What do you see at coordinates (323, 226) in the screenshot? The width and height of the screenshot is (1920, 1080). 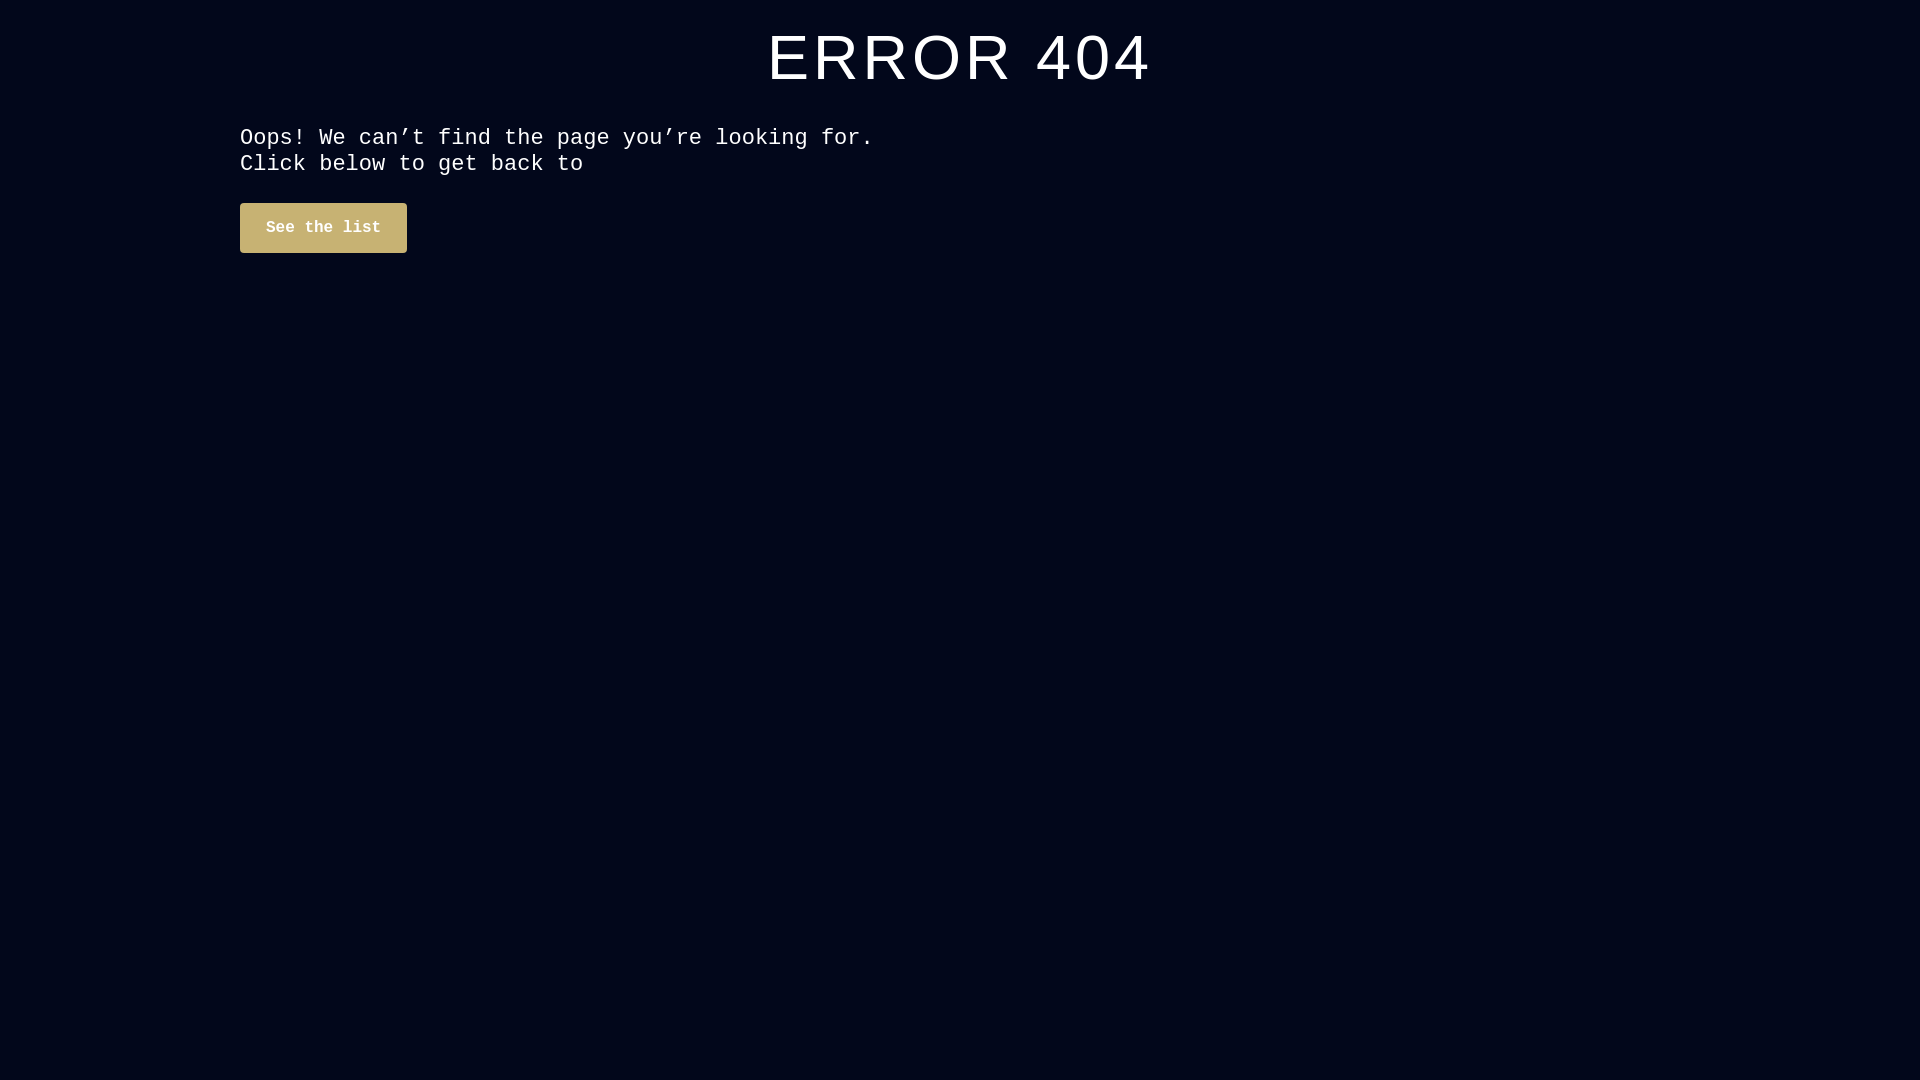 I see `'See the list'` at bounding box center [323, 226].